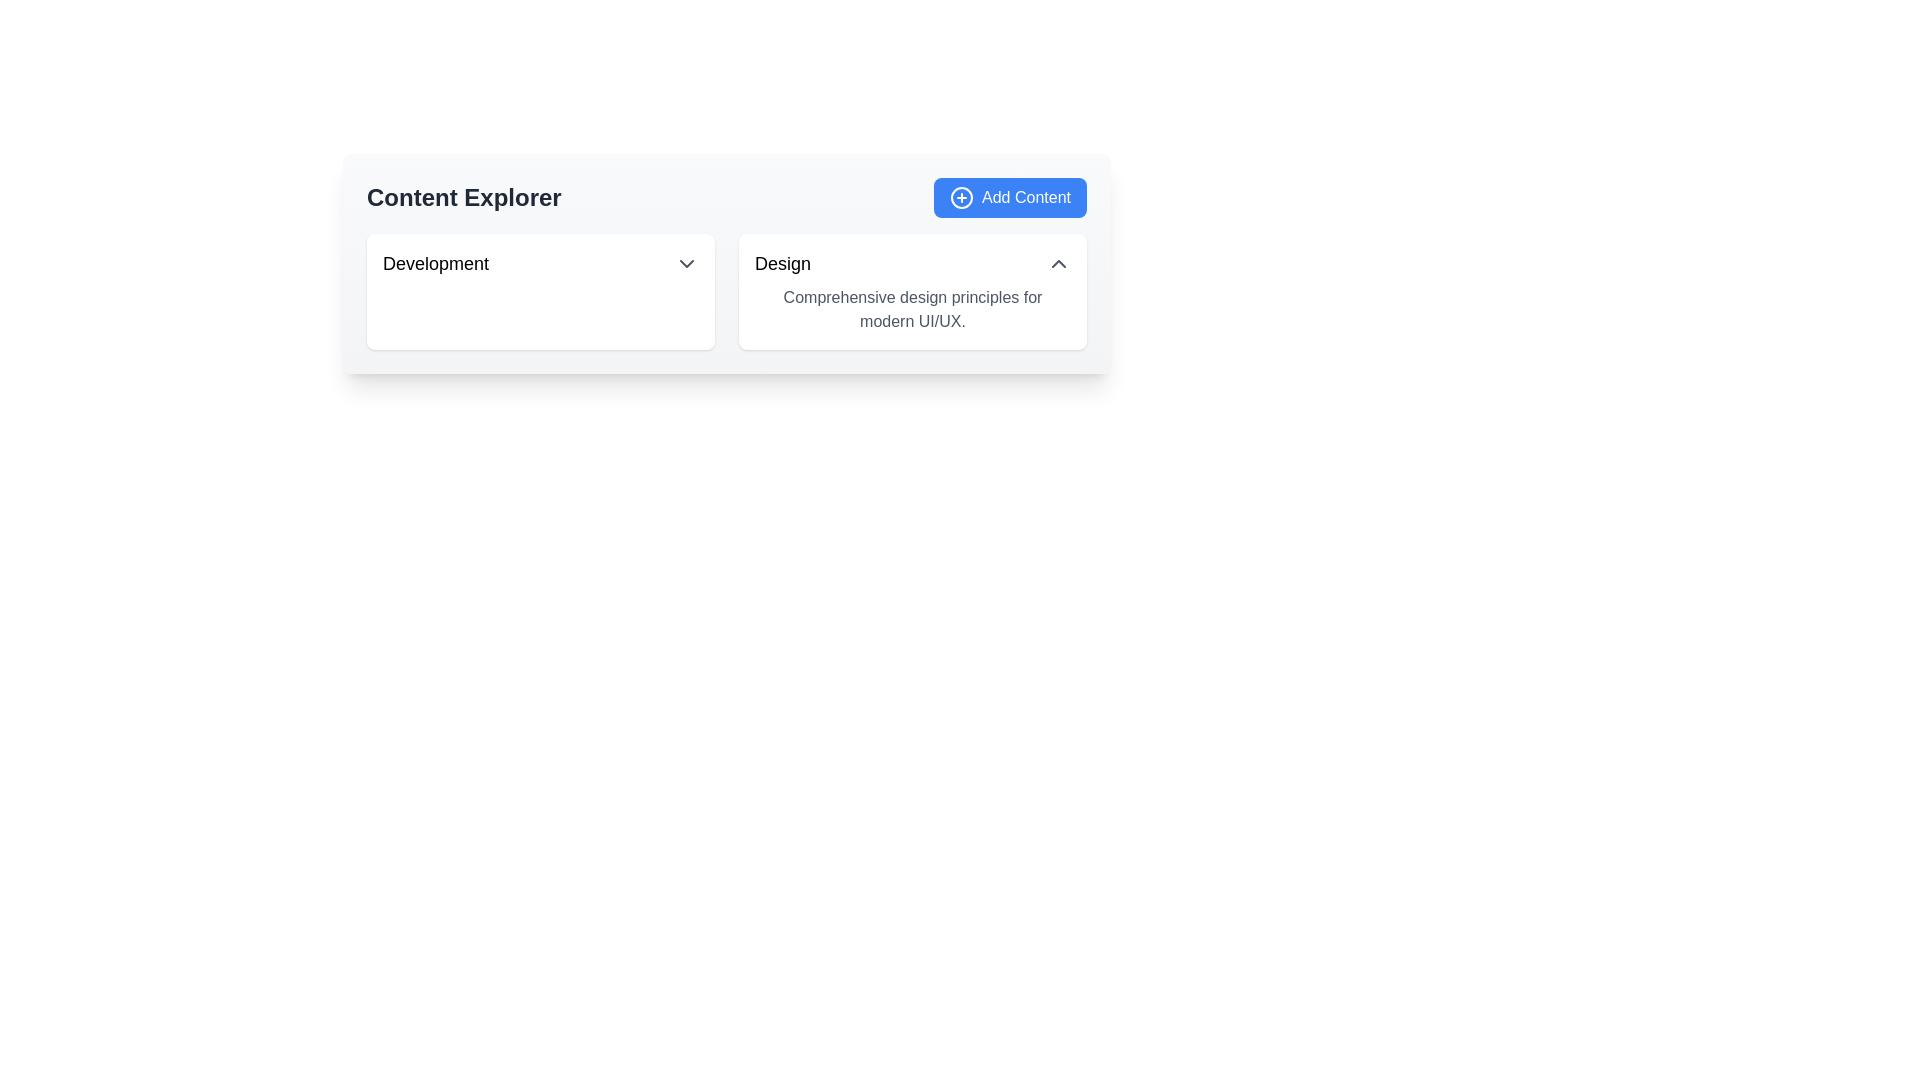  I want to click on the first card button in the selection menu or dashboard, so click(541, 292).